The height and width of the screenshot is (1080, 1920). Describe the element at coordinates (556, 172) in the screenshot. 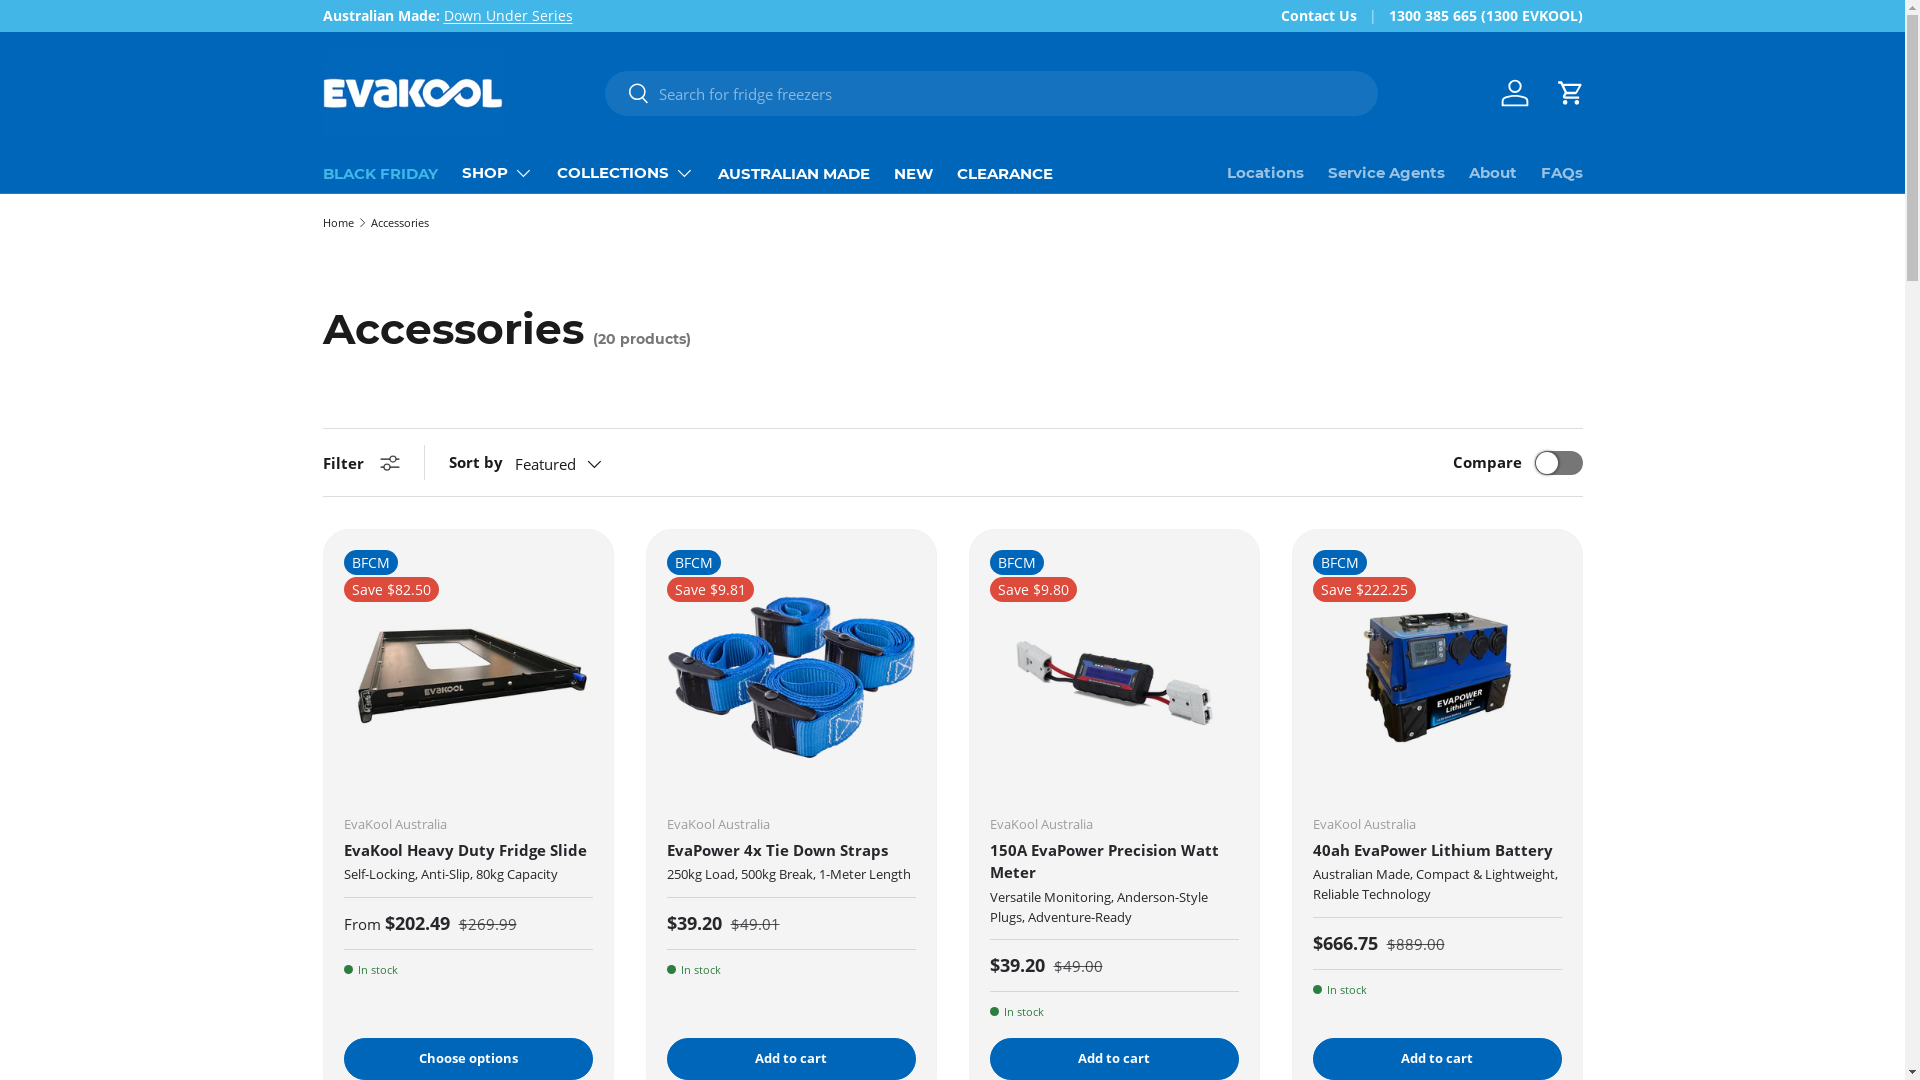

I see `'COLLECTIONS'` at that location.